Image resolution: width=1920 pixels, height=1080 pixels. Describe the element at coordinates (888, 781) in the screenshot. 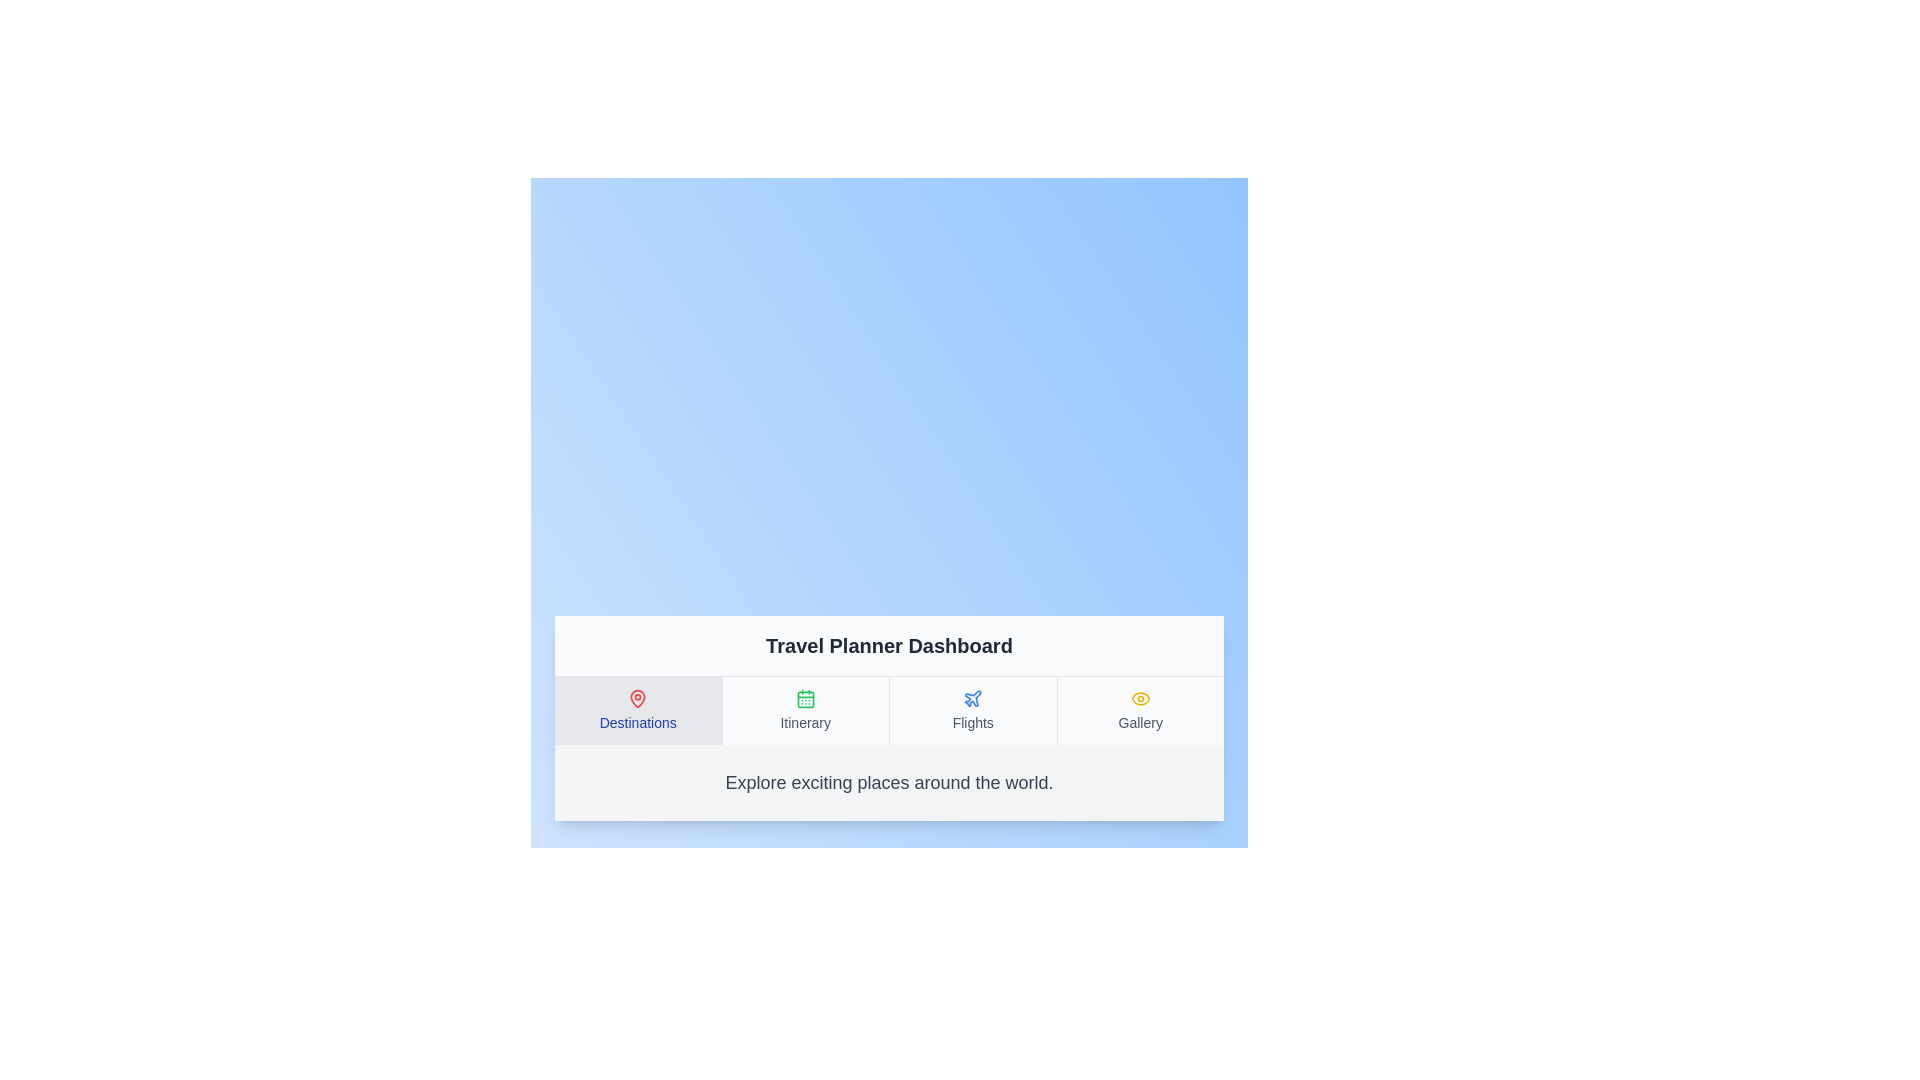

I see `the text label displaying 'Explore exciting places around the world.' which is centrally located below the 'Travel Planner Dashboard' header` at that location.